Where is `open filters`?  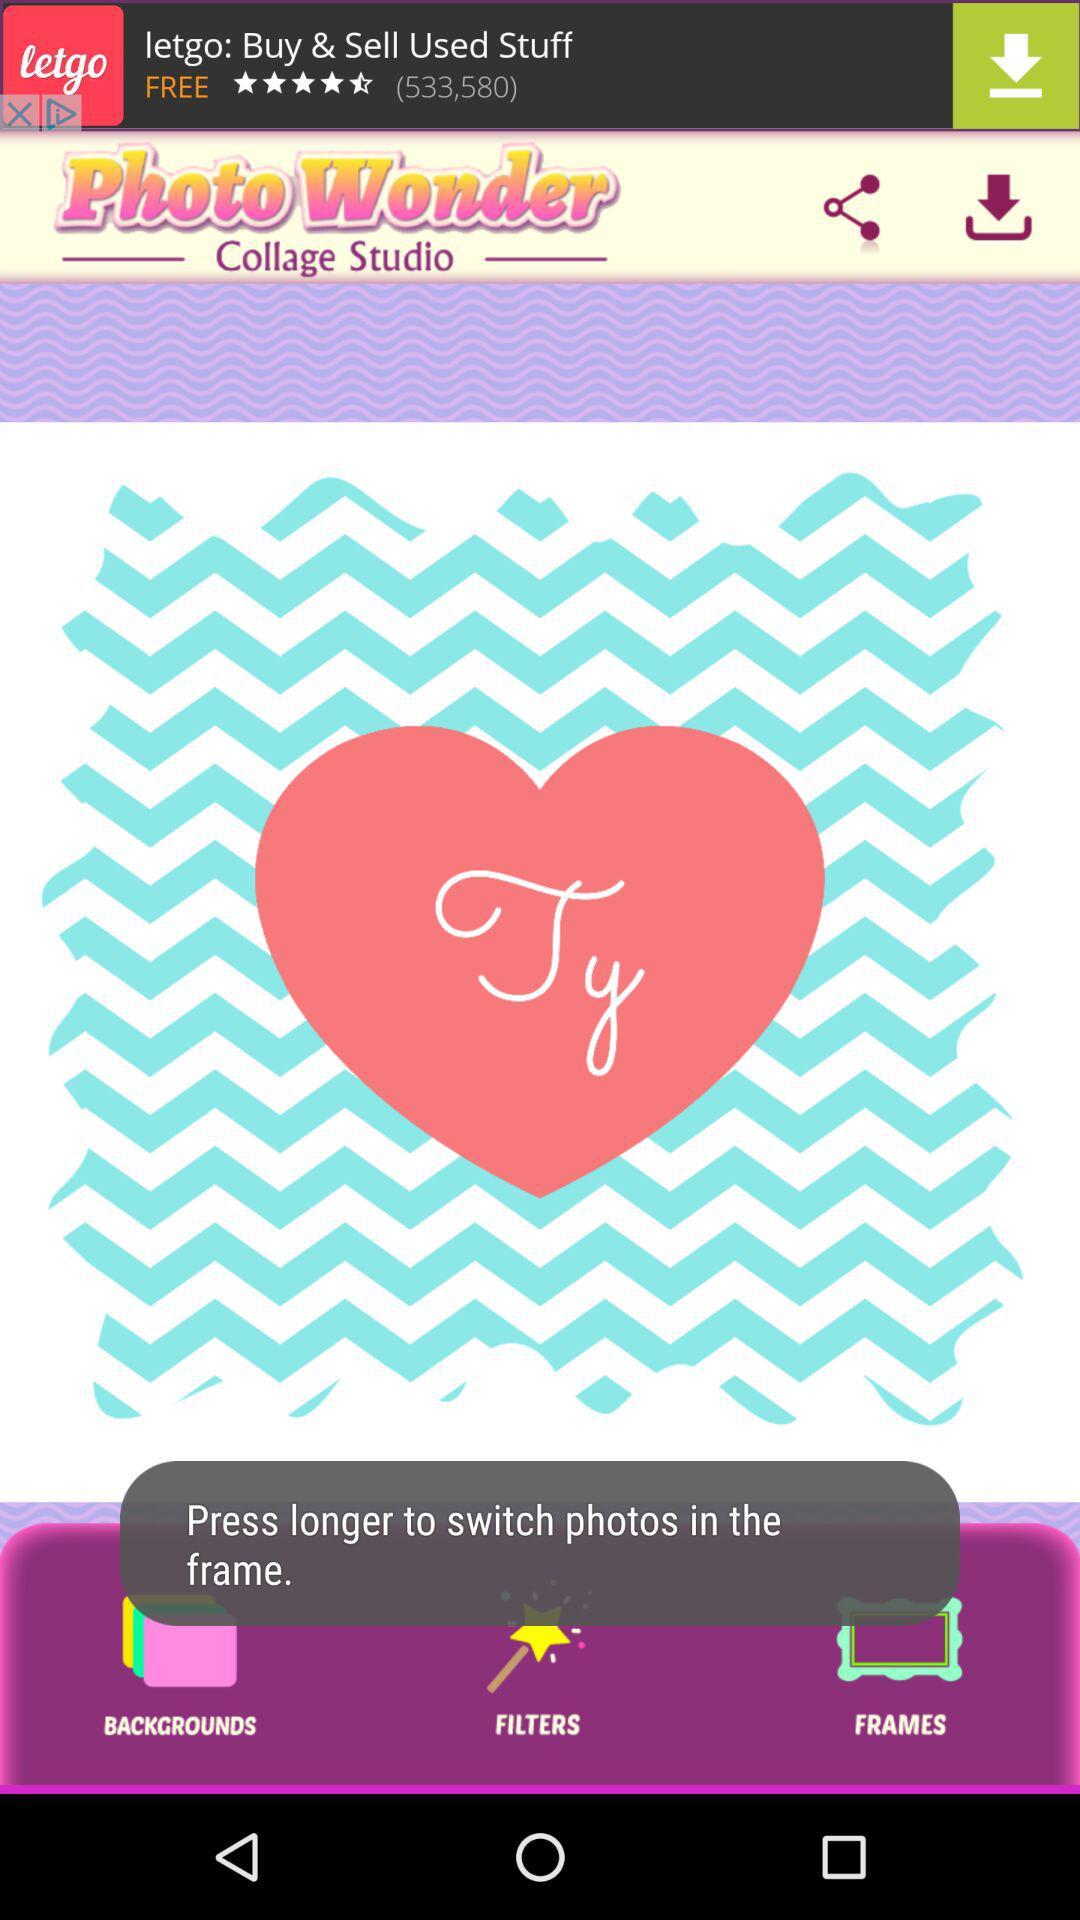
open filters is located at coordinates (538, 1658).